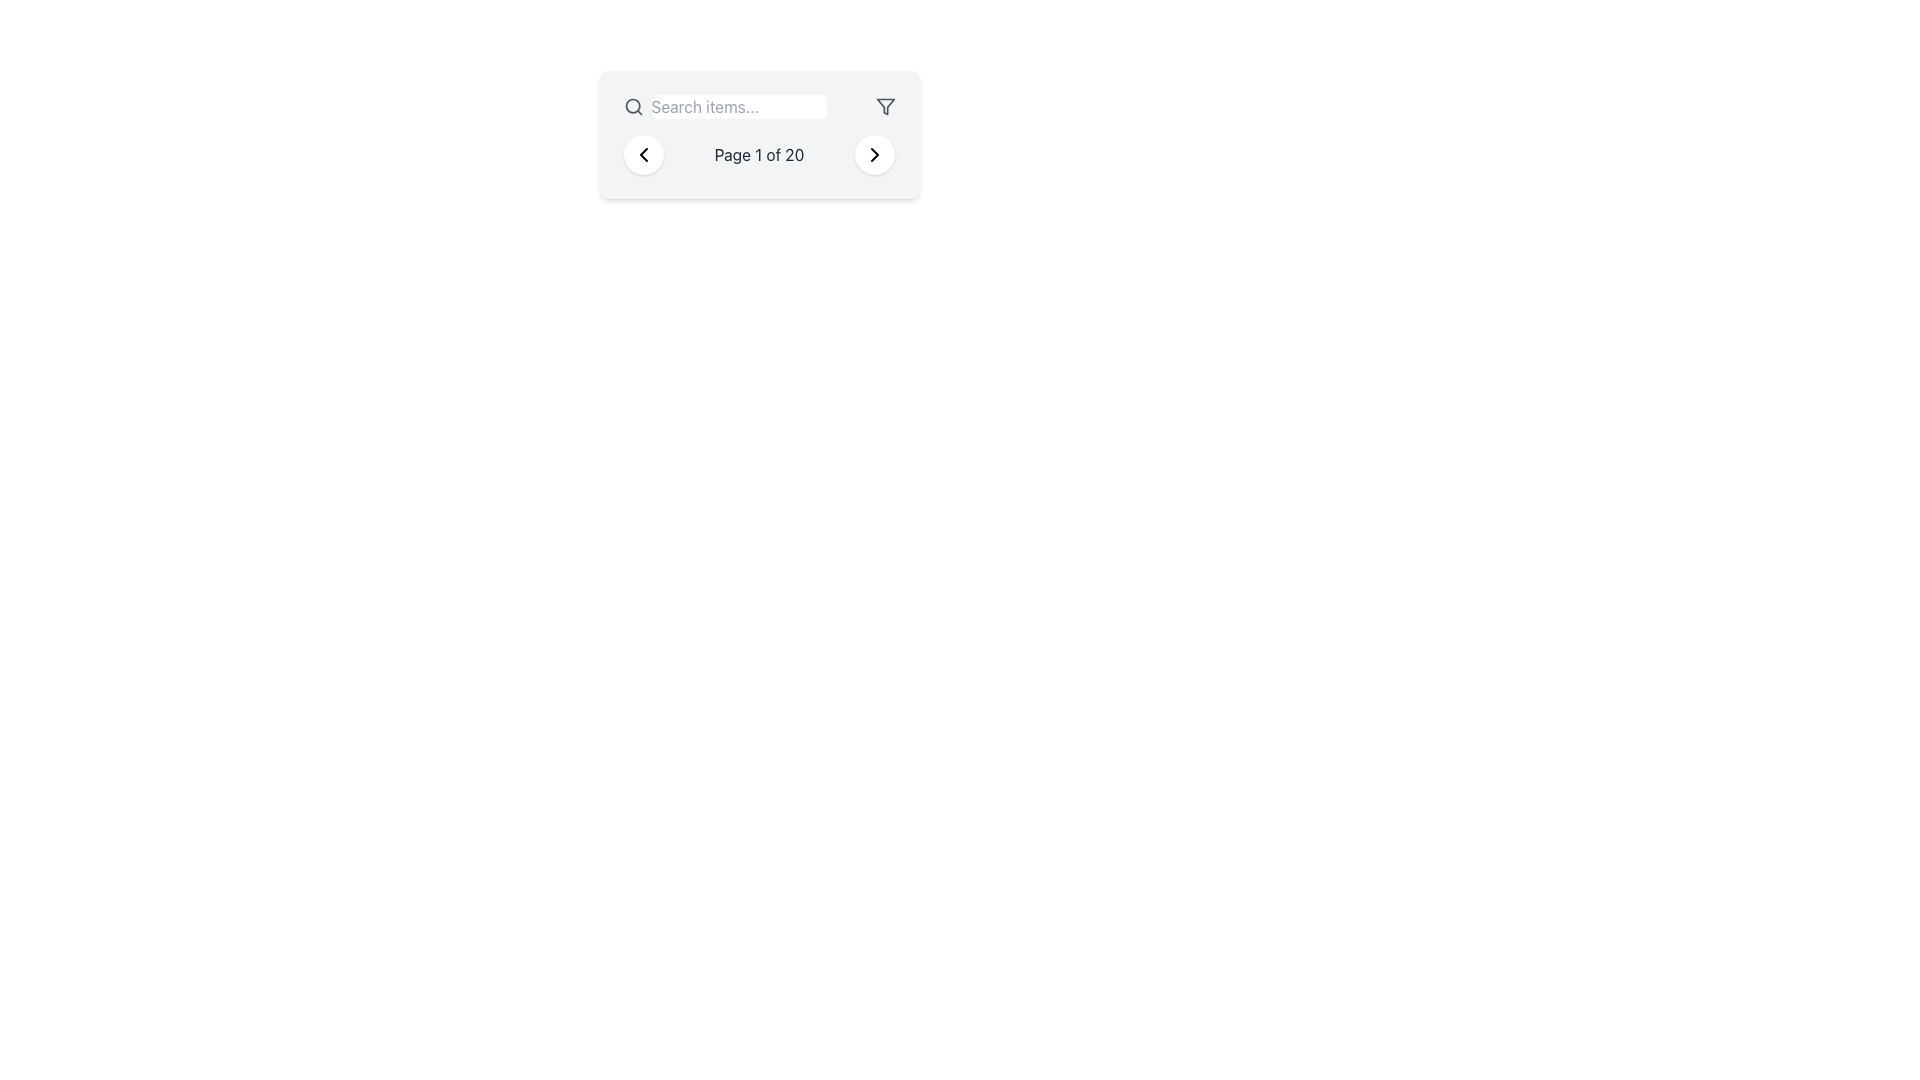 The height and width of the screenshot is (1080, 1920). Describe the element at coordinates (884, 107) in the screenshot. I see `the gray funnel icon located centered towards the right side of the search bar` at that location.